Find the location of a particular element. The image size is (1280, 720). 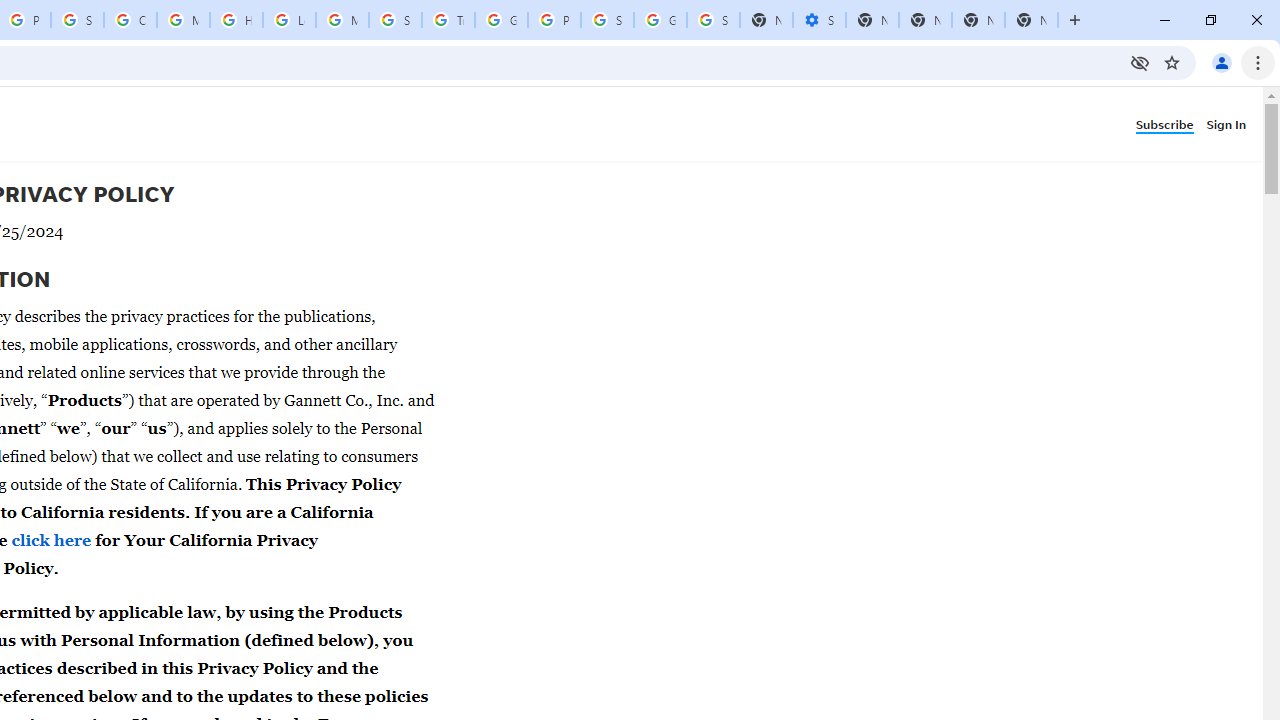

'Sign In' is located at coordinates (1229, 123).